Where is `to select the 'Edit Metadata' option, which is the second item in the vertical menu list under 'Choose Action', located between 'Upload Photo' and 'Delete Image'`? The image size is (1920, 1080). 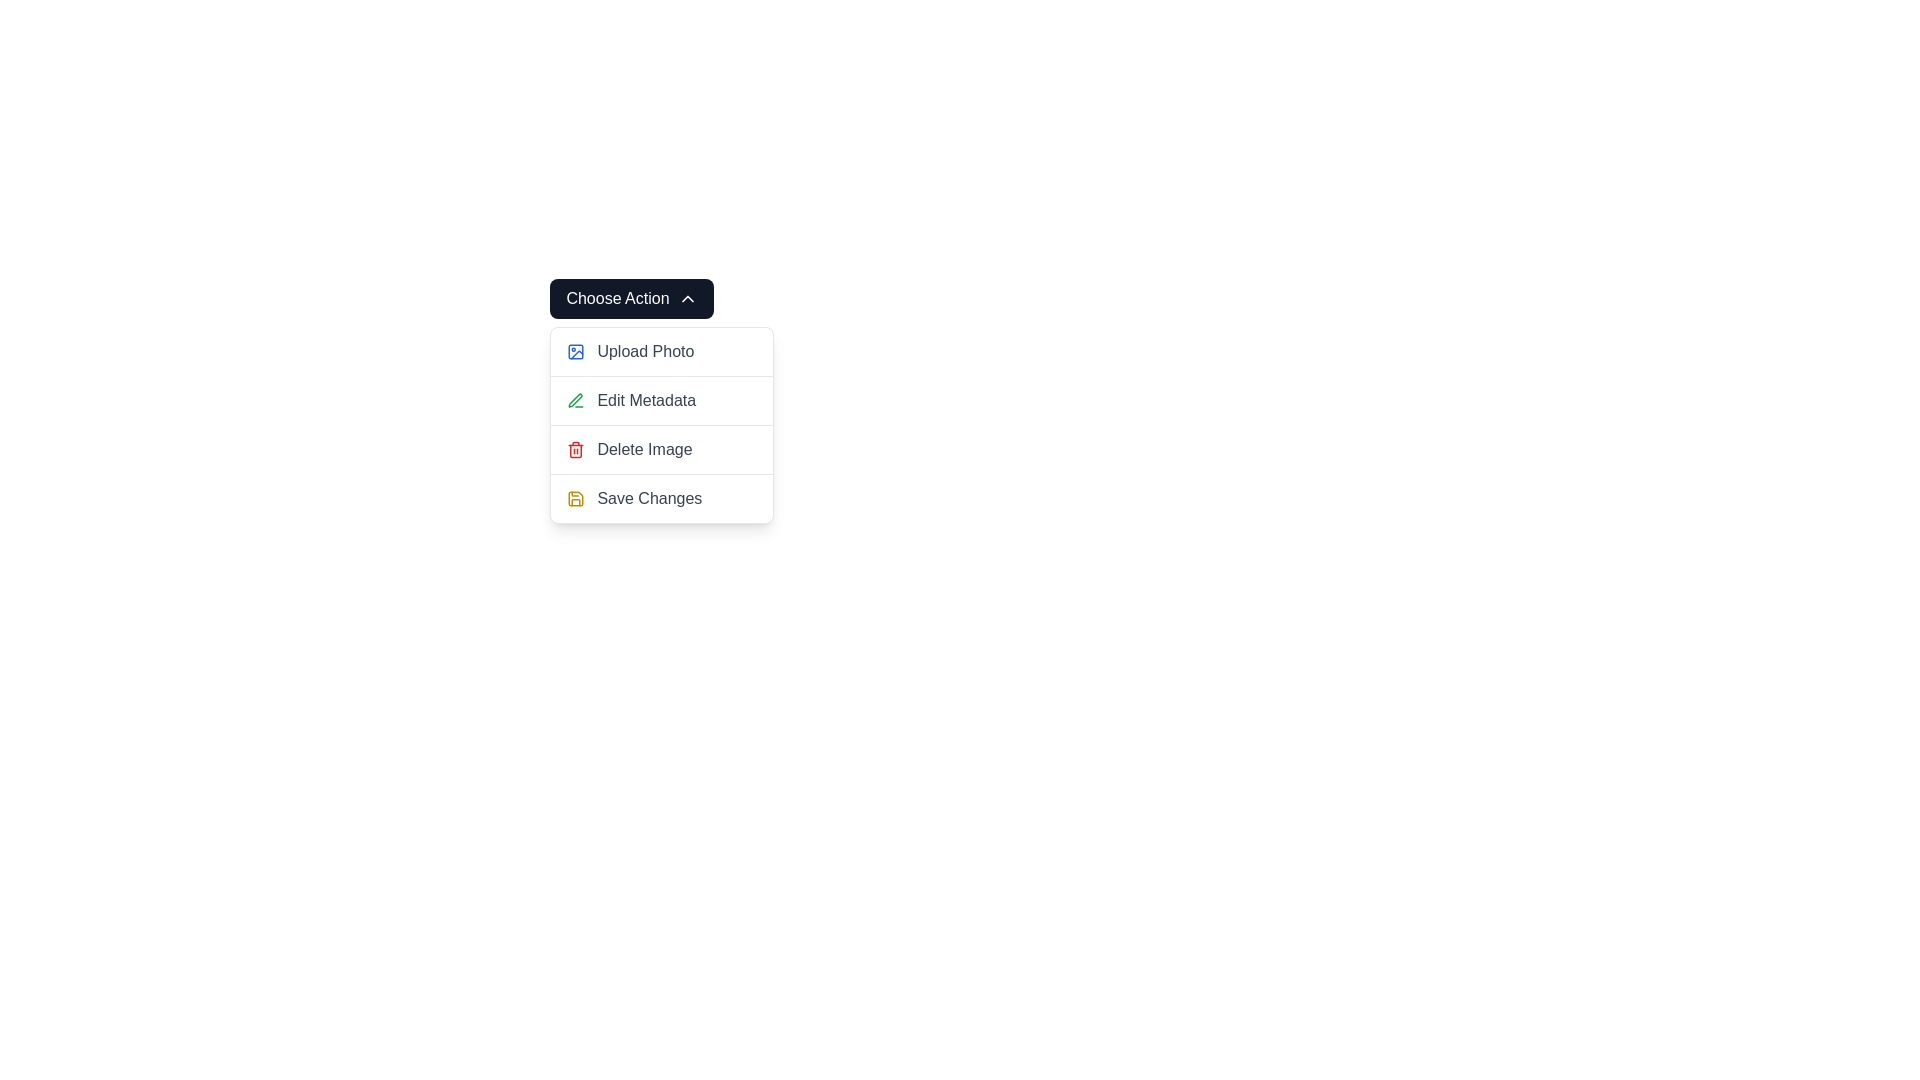
to select the 'Edit Metadata' option, which is the second item in the vertical menu list under 'Choose Action', located between 'Upload Photo' and 'Delete Image' is located at coordinates (662, 400).